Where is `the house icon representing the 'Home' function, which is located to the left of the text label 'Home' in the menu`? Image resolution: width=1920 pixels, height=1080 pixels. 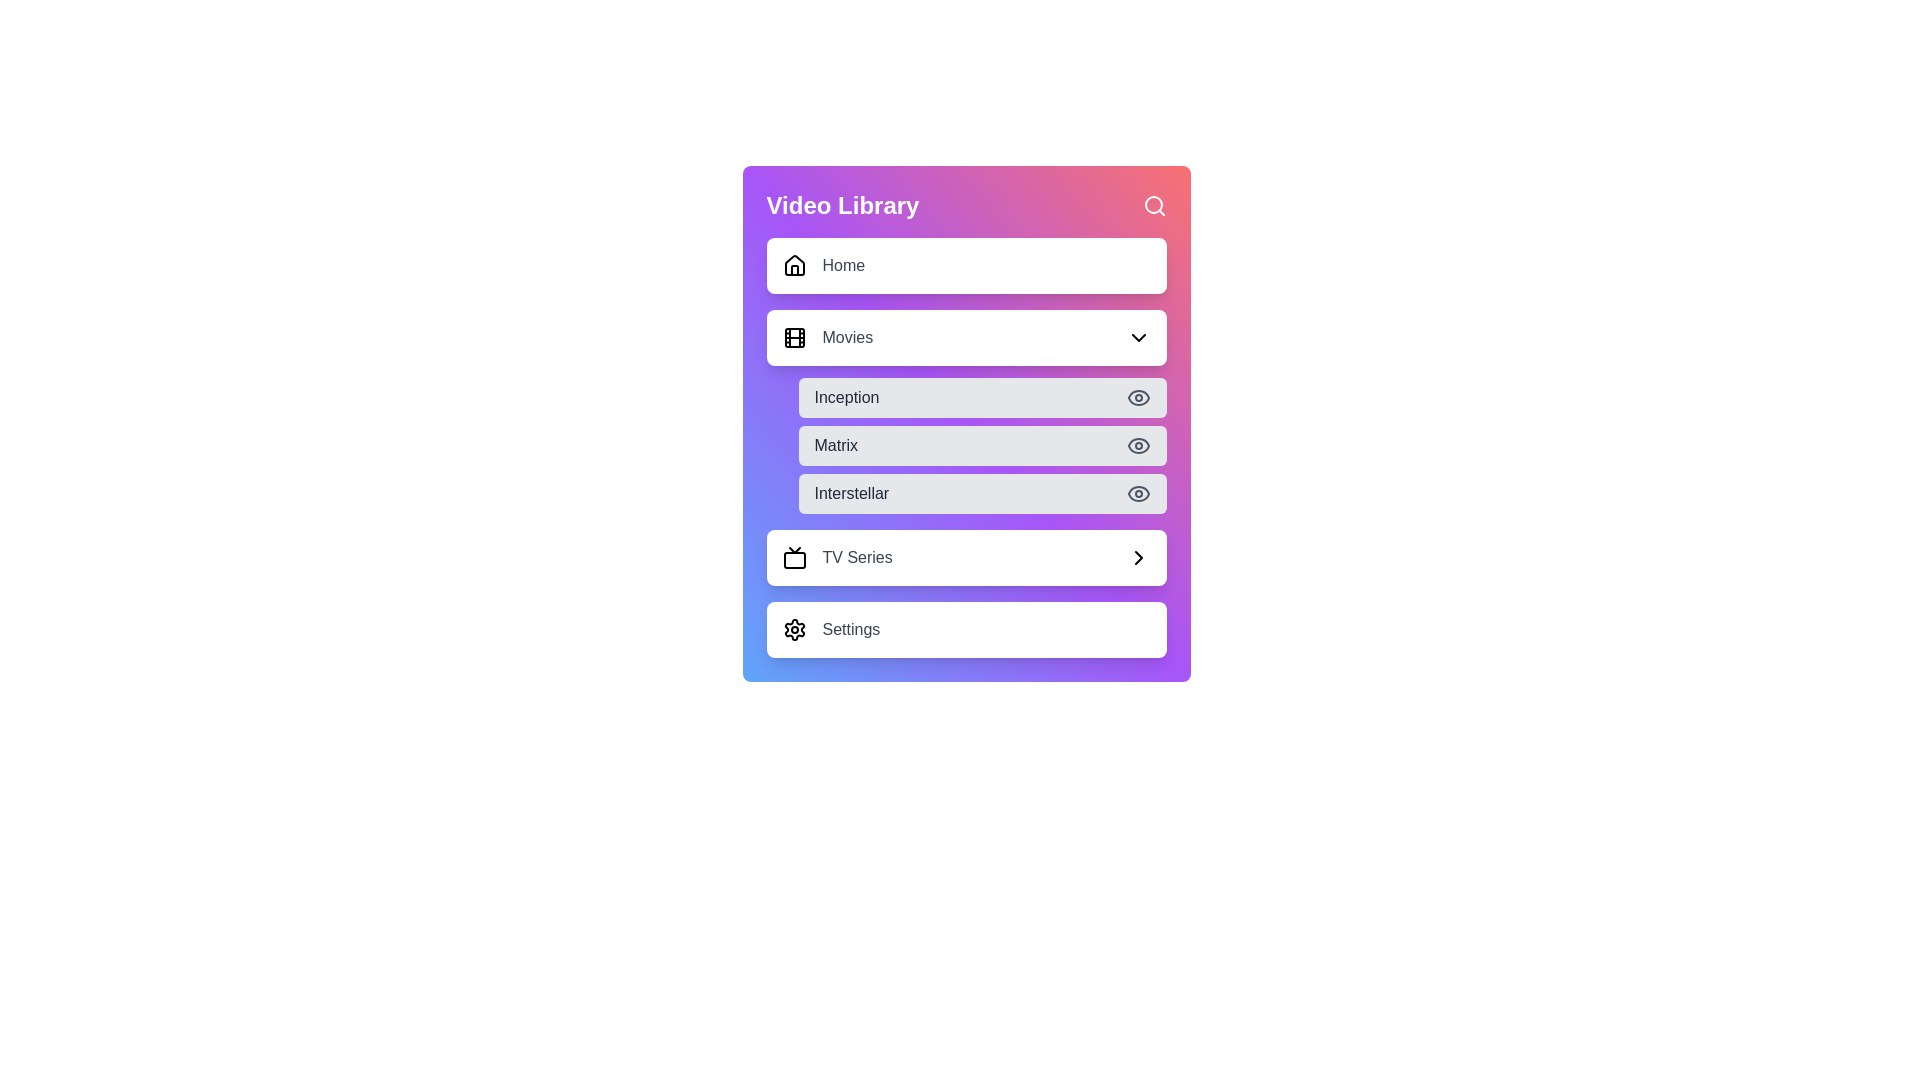
the house icon representing the 'Home' function, which is located to the left of the text label 'Home' in the menu is located at coordinates (793, 265).